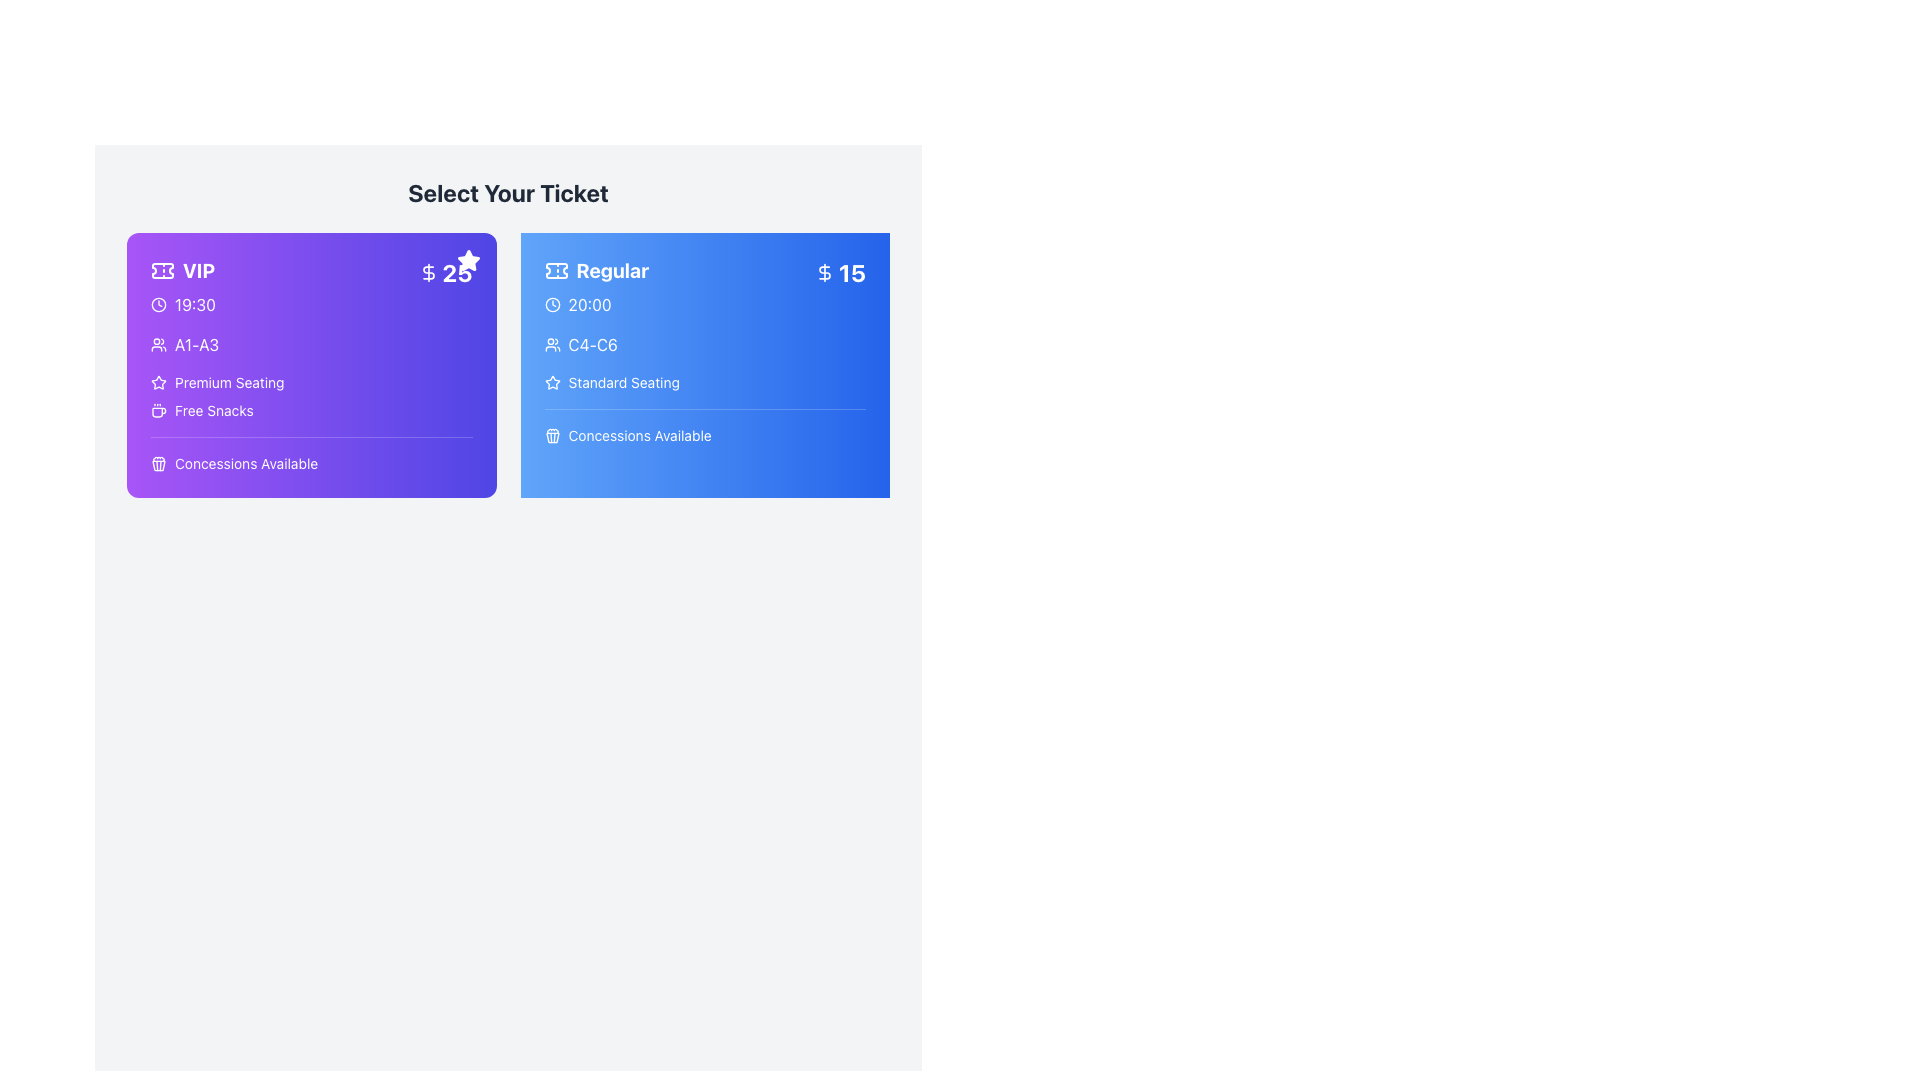 The width and height of the screenshot is (1920, 1080). I want to click on the star-shaped vector graphic icon with a hollow interior and a bold border located in the top-right corner of the 'VIP $25' card, styled with a purple gradient color scheme, so click(157, 382).